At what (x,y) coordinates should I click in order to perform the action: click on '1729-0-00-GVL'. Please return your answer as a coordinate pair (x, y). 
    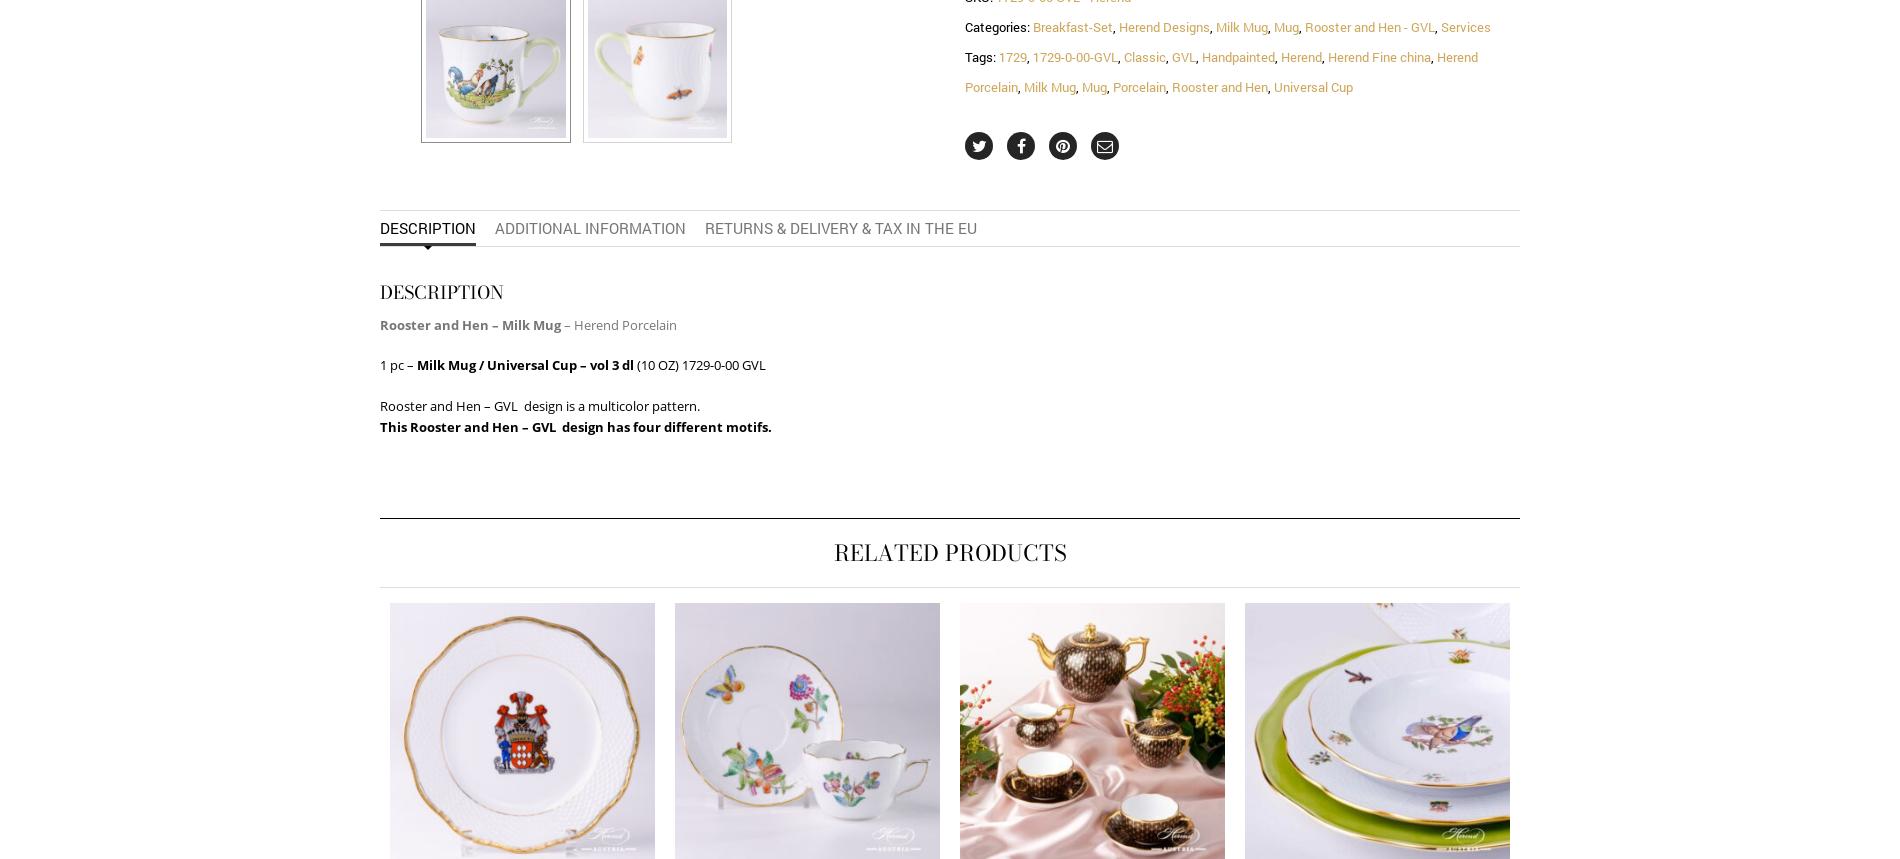
    Looking at the image, I should click on (1075, 56).